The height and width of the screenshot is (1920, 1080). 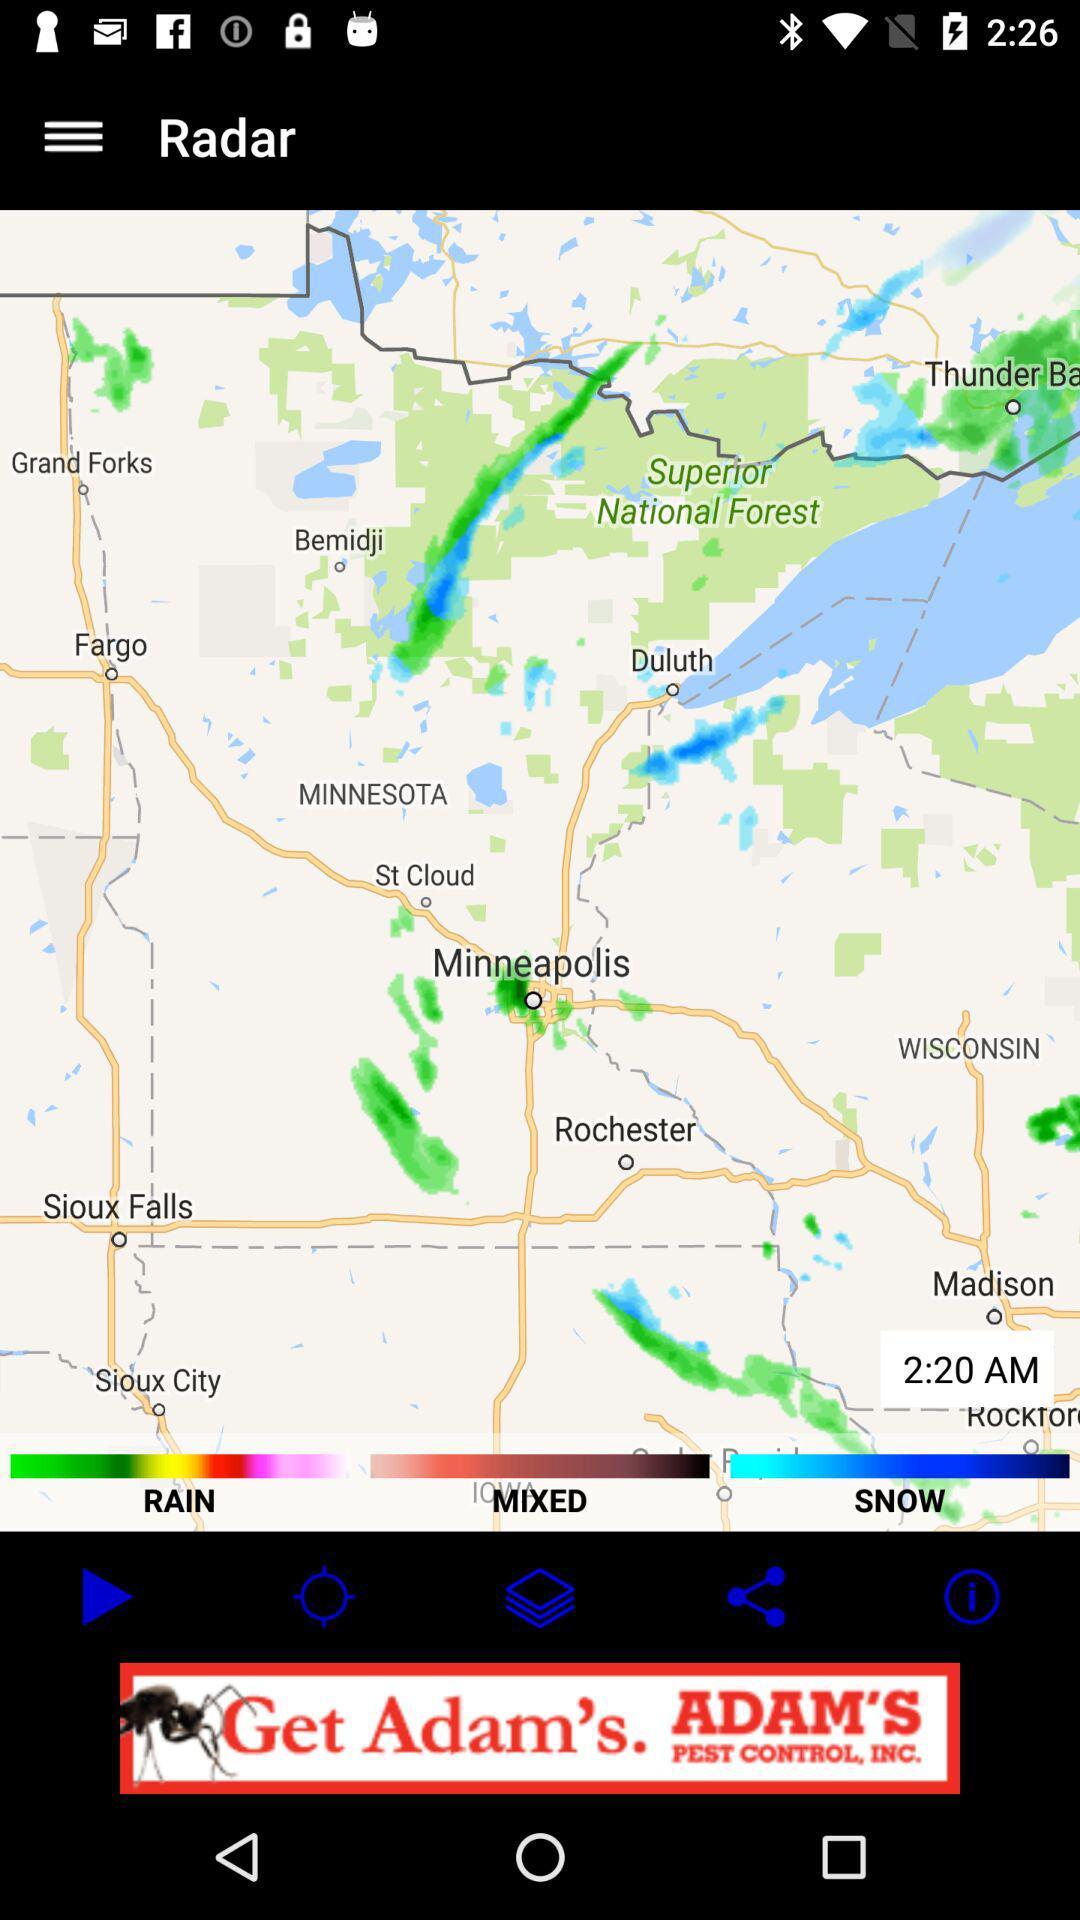 I want to click on the menu icon, so click(x=72, y=135).